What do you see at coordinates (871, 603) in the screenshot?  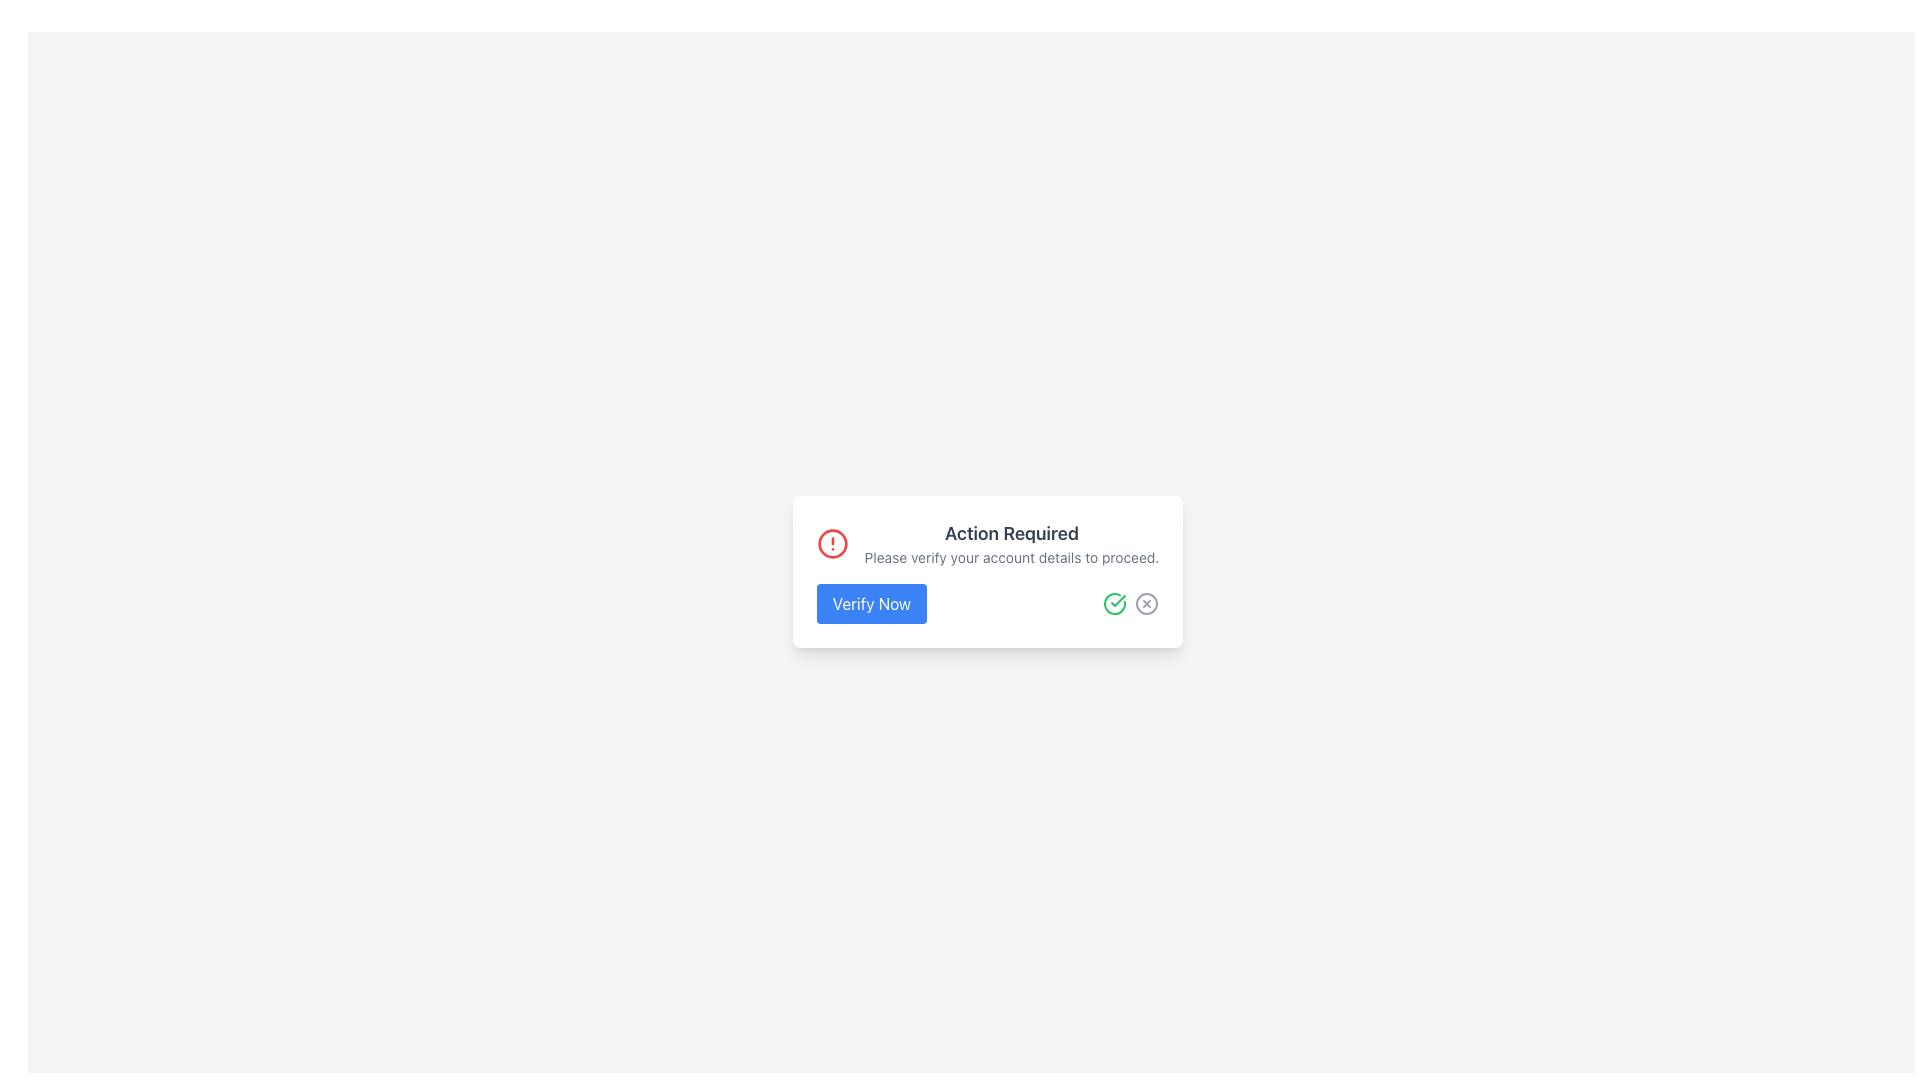 I see `the verification button located at the bottom of the modal dialog` at bounding box center [871, 603].